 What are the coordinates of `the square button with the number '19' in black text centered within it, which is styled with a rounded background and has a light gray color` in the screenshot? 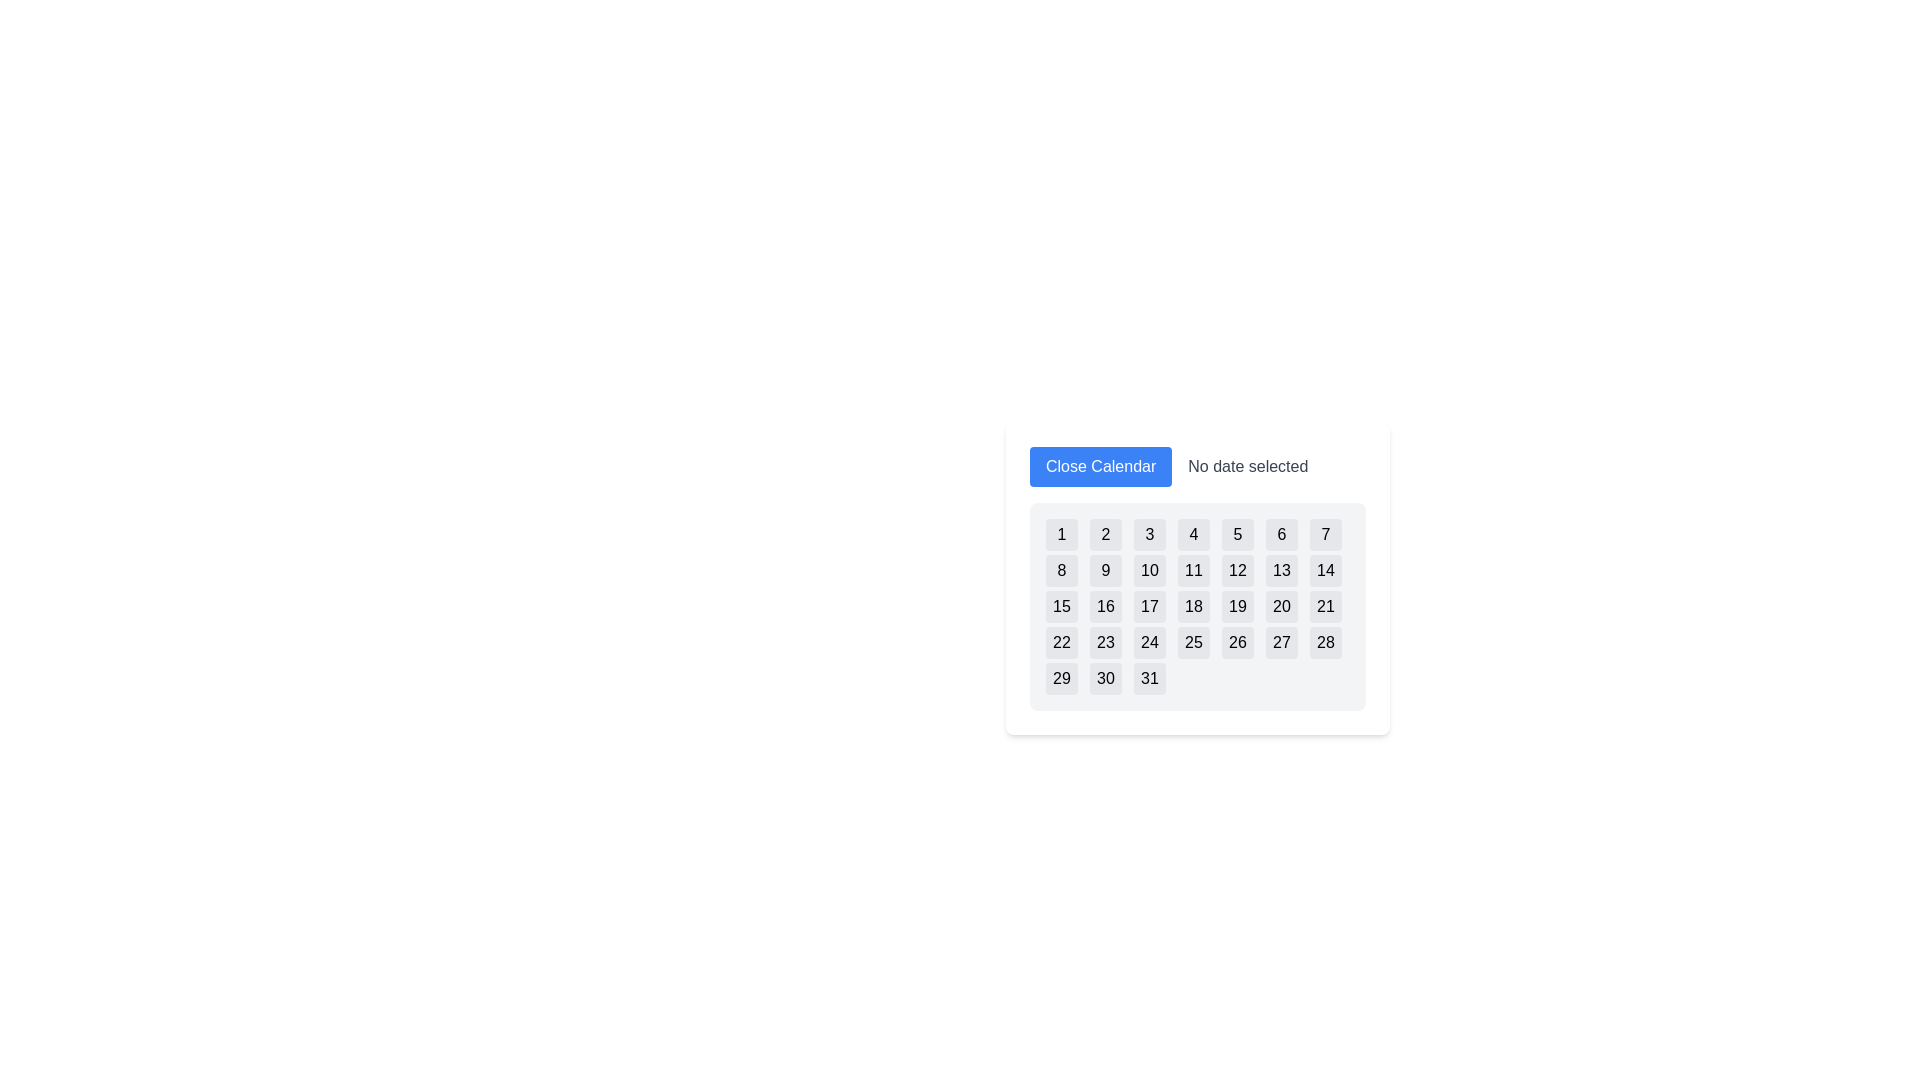 It's located at (1237, 605).